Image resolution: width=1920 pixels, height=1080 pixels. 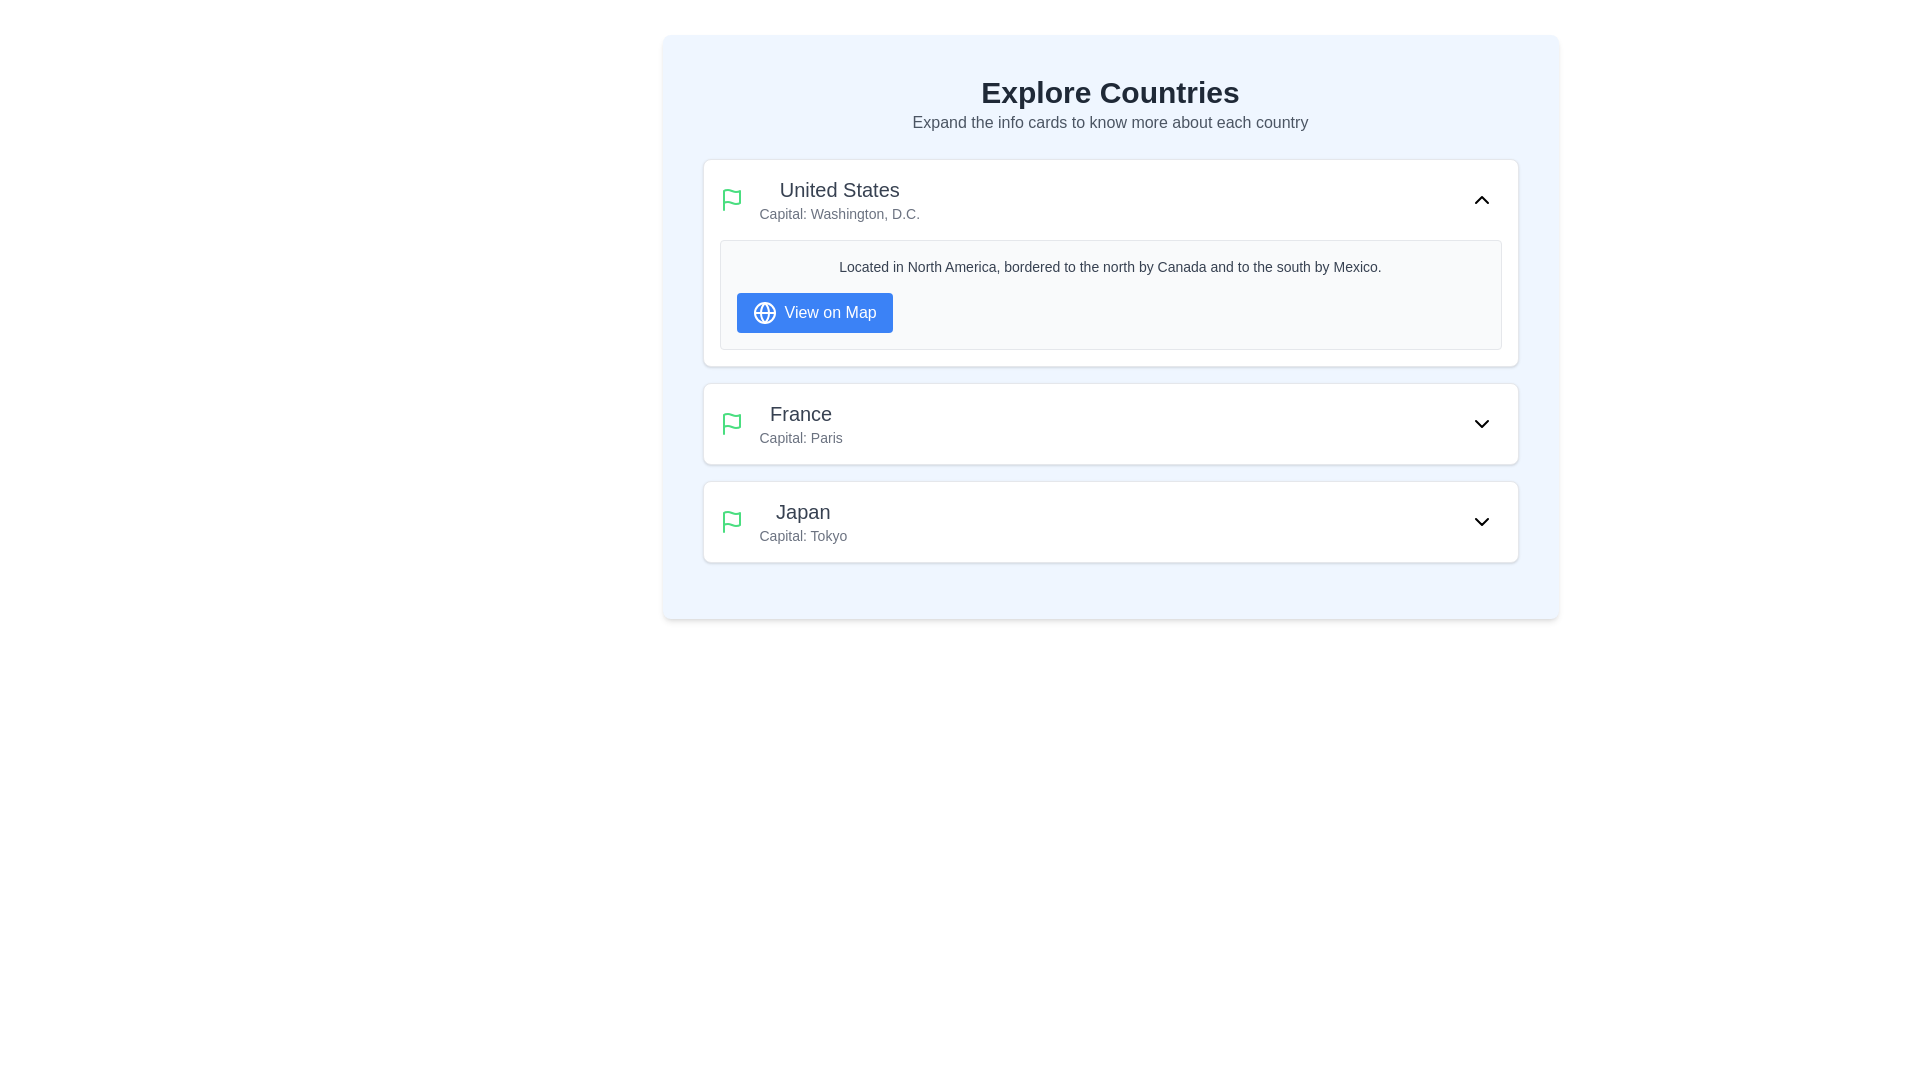 What do you see at coordinates (763, 312) in the screenshot?
I see `the SVG Circle element that visually represents a globe icon, located within the 'View on Map' button of the 'United States' panel` at bounding box center [763, 312].